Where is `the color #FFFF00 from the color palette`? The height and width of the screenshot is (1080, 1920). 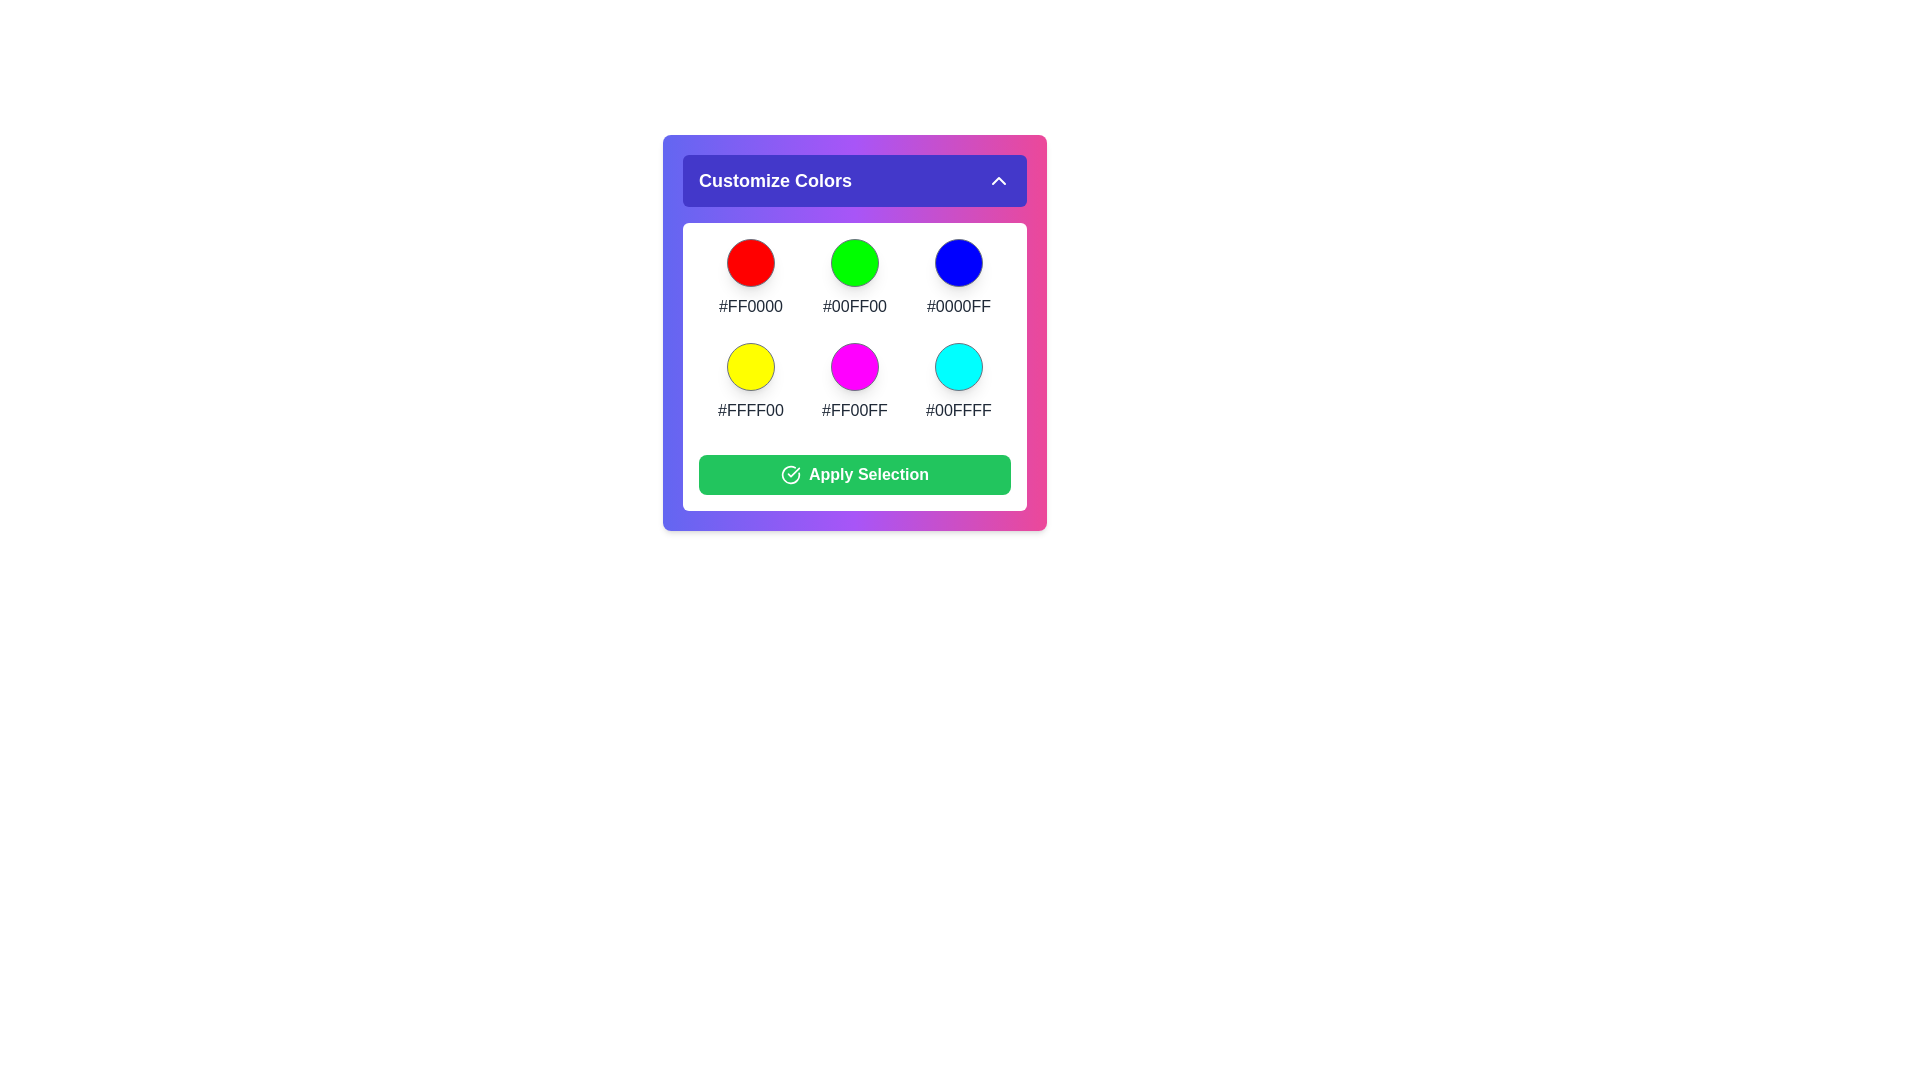 the color #FFFF00 from the color palette is located at coordinates (749, 366).